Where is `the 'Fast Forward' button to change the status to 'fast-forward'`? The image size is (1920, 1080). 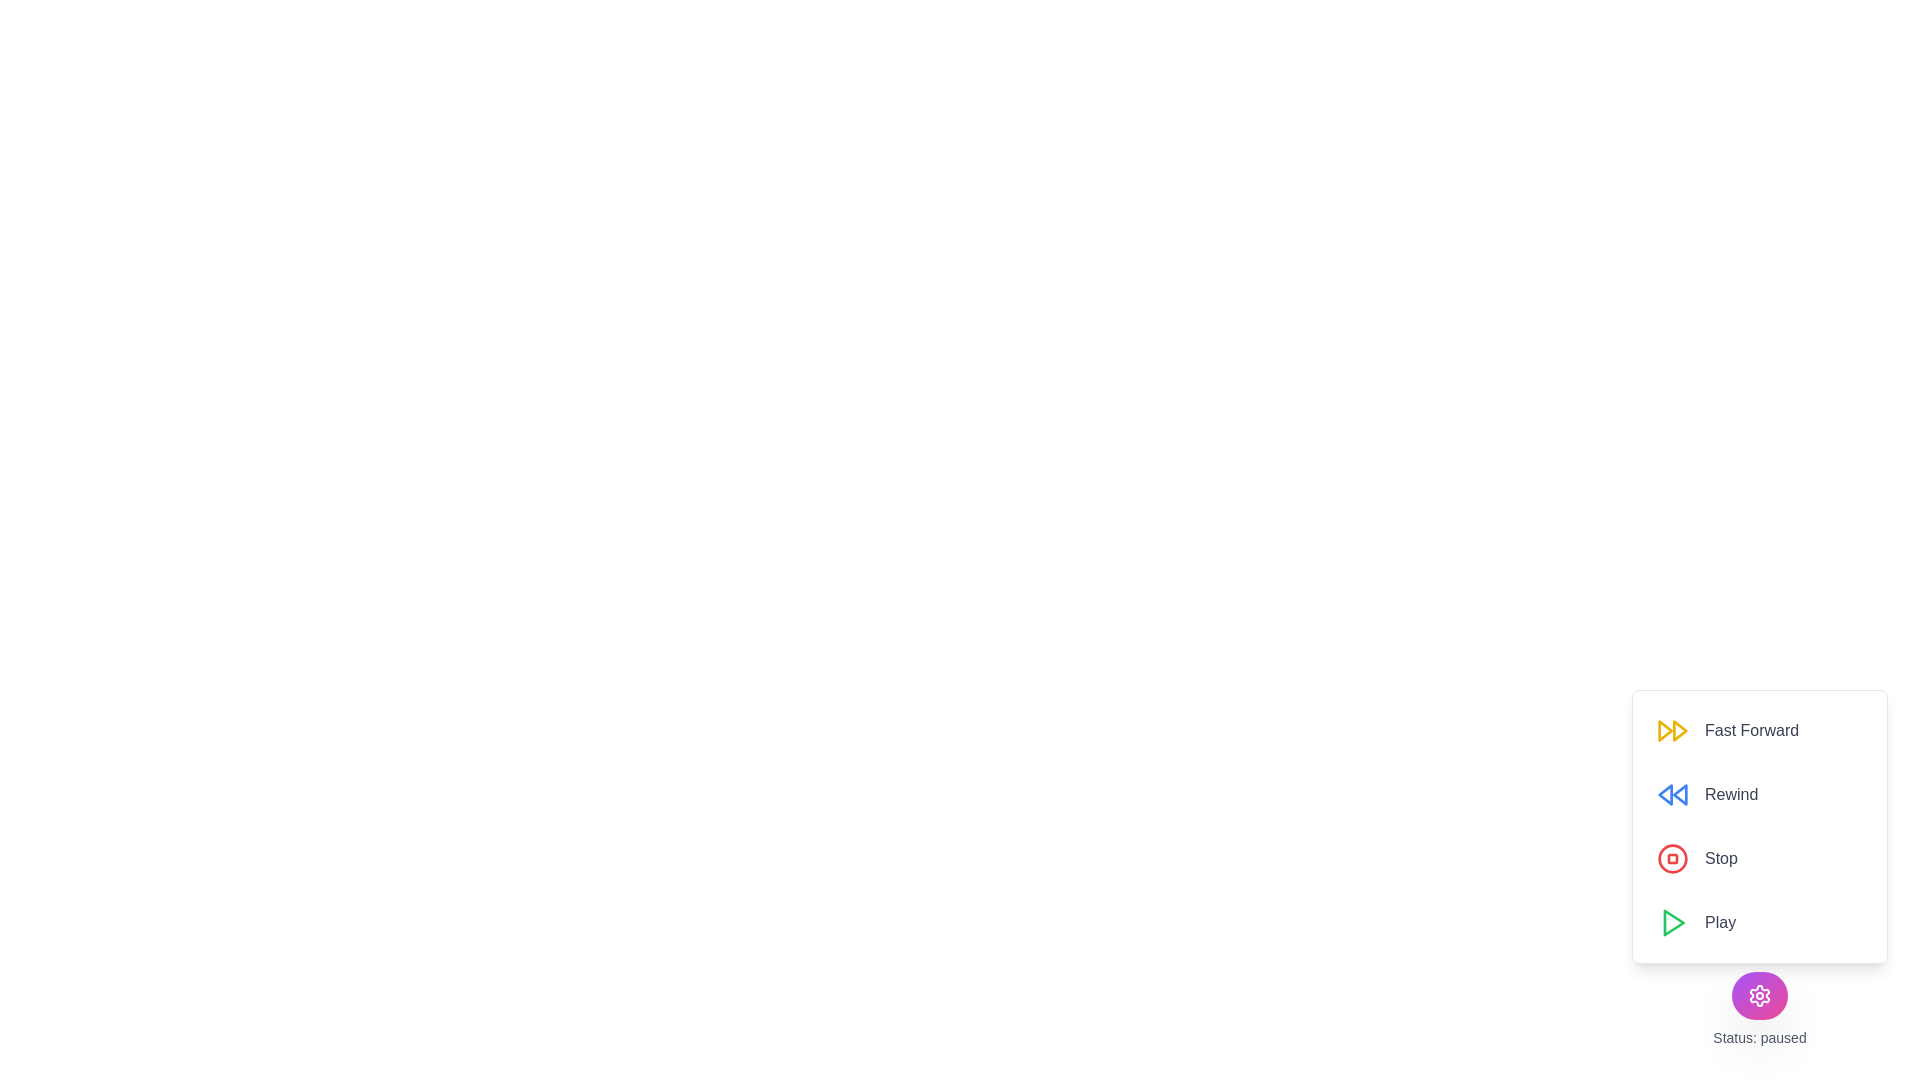
the 'Fast Forward' button to change the status to 'fast-forward' is located at coordinates (1727, 731).